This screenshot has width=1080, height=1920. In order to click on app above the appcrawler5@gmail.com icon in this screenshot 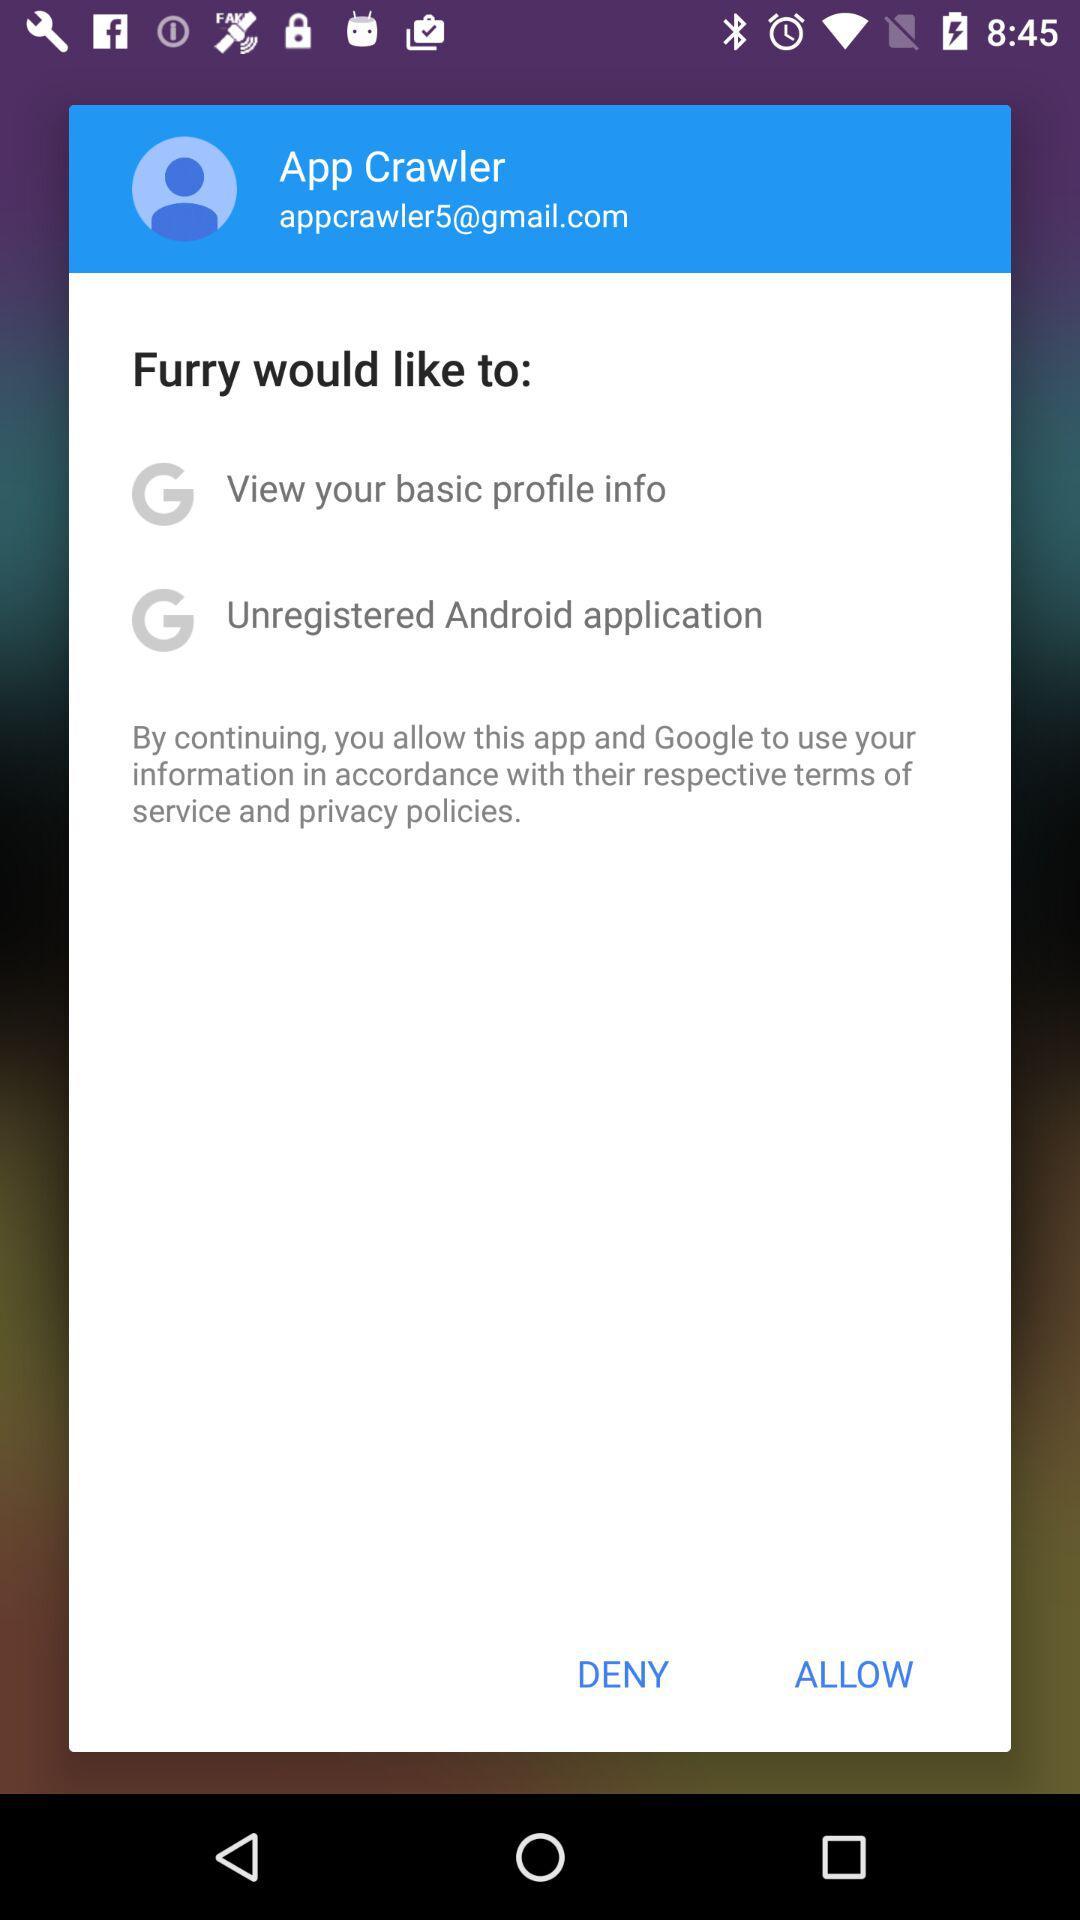, I will do `click(392, 164)`.